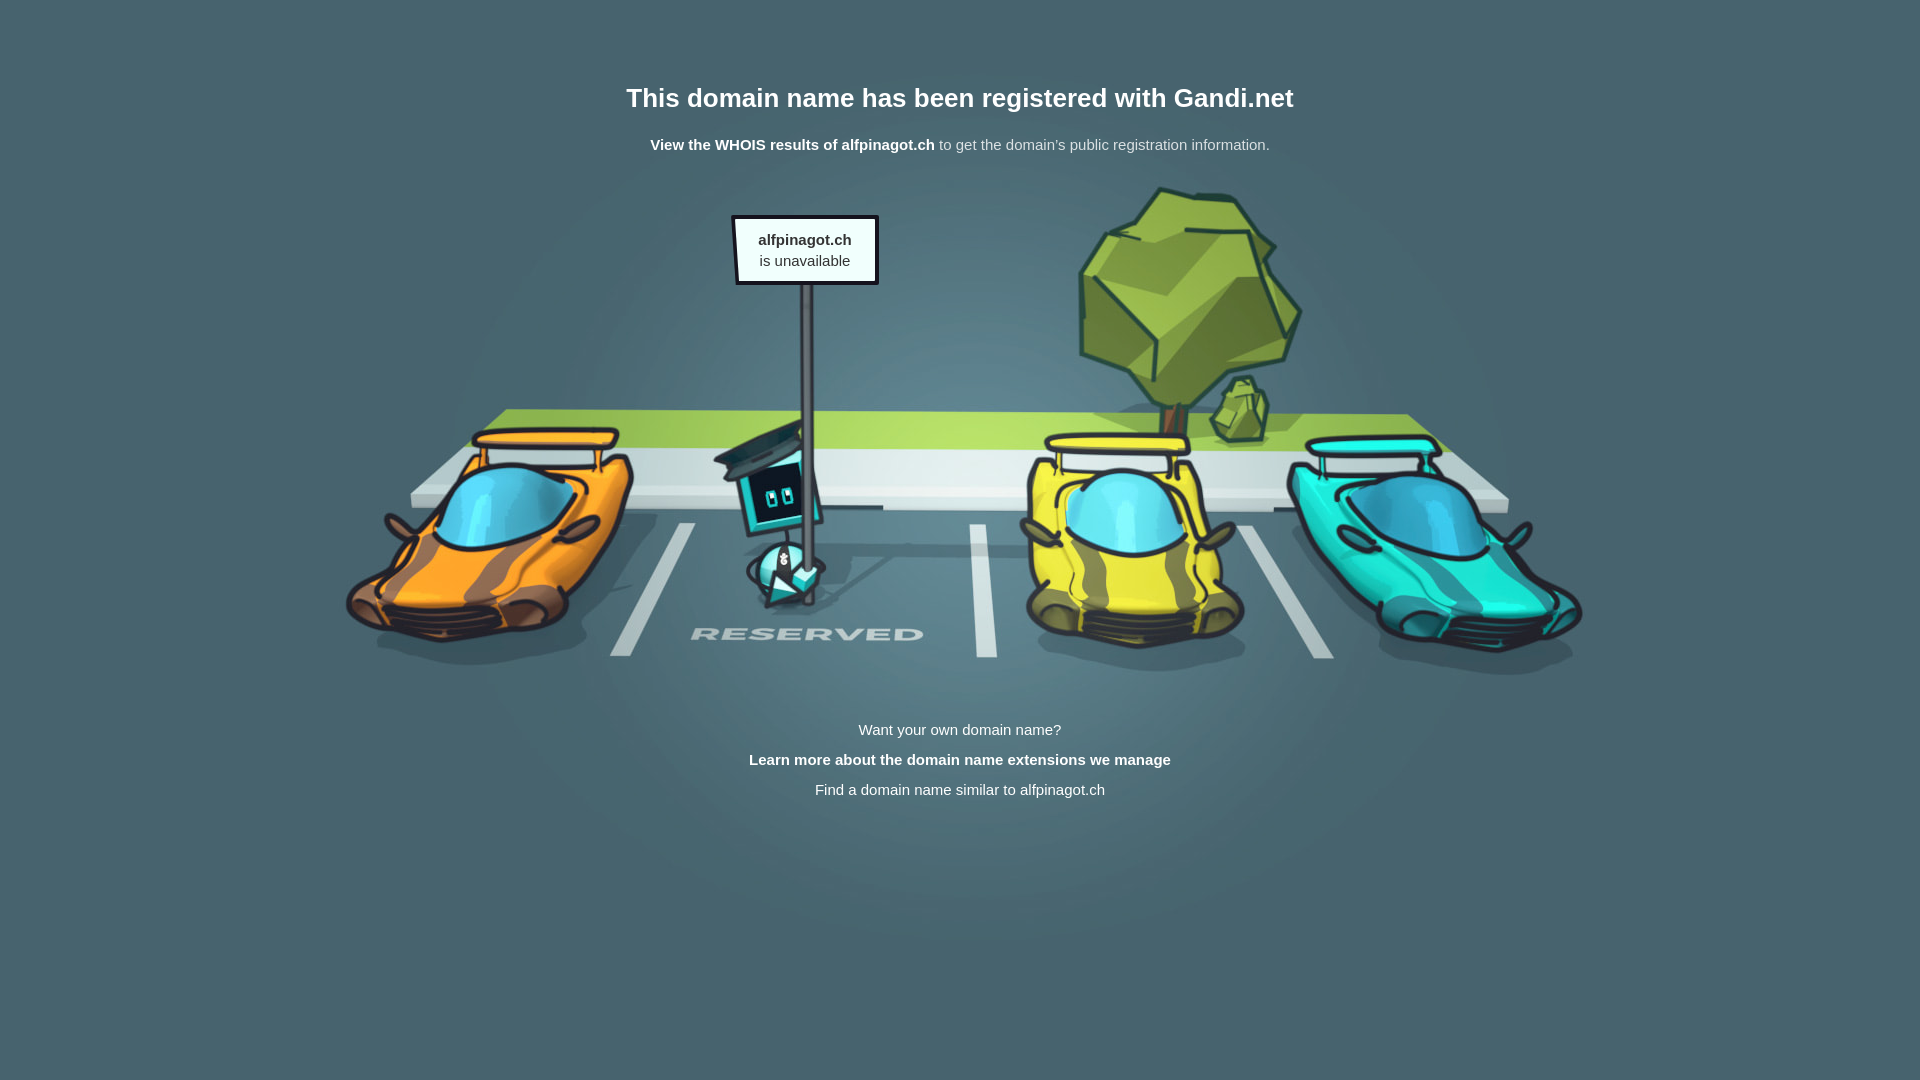  What do you see at coordinates (960, 788) in the screenshot?
I see `'Find a domain name similar to alfpinagot.ch'` at bounding box center [960, 788].